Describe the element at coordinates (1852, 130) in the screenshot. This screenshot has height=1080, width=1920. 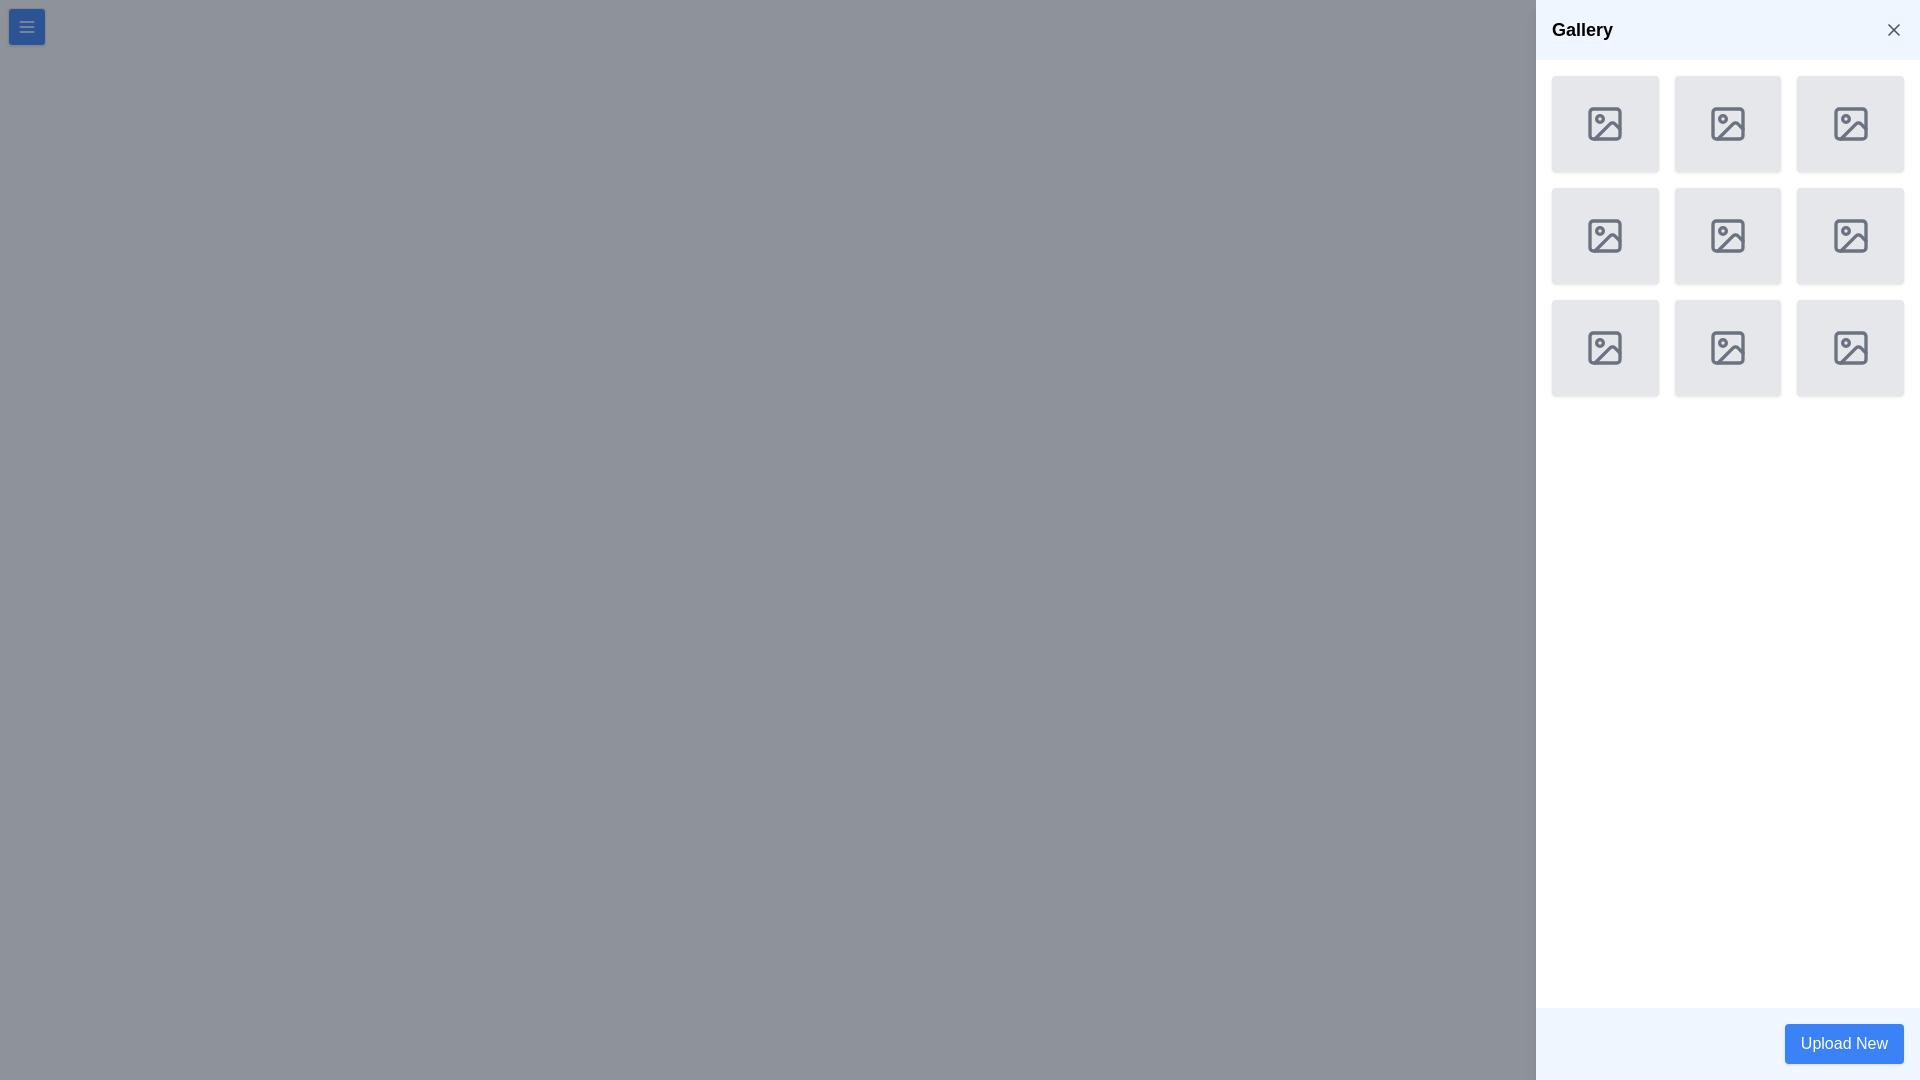
I see `the diagonal line in the top-right corner of the Gallery section, which represents a placeholder image icon` at that location.